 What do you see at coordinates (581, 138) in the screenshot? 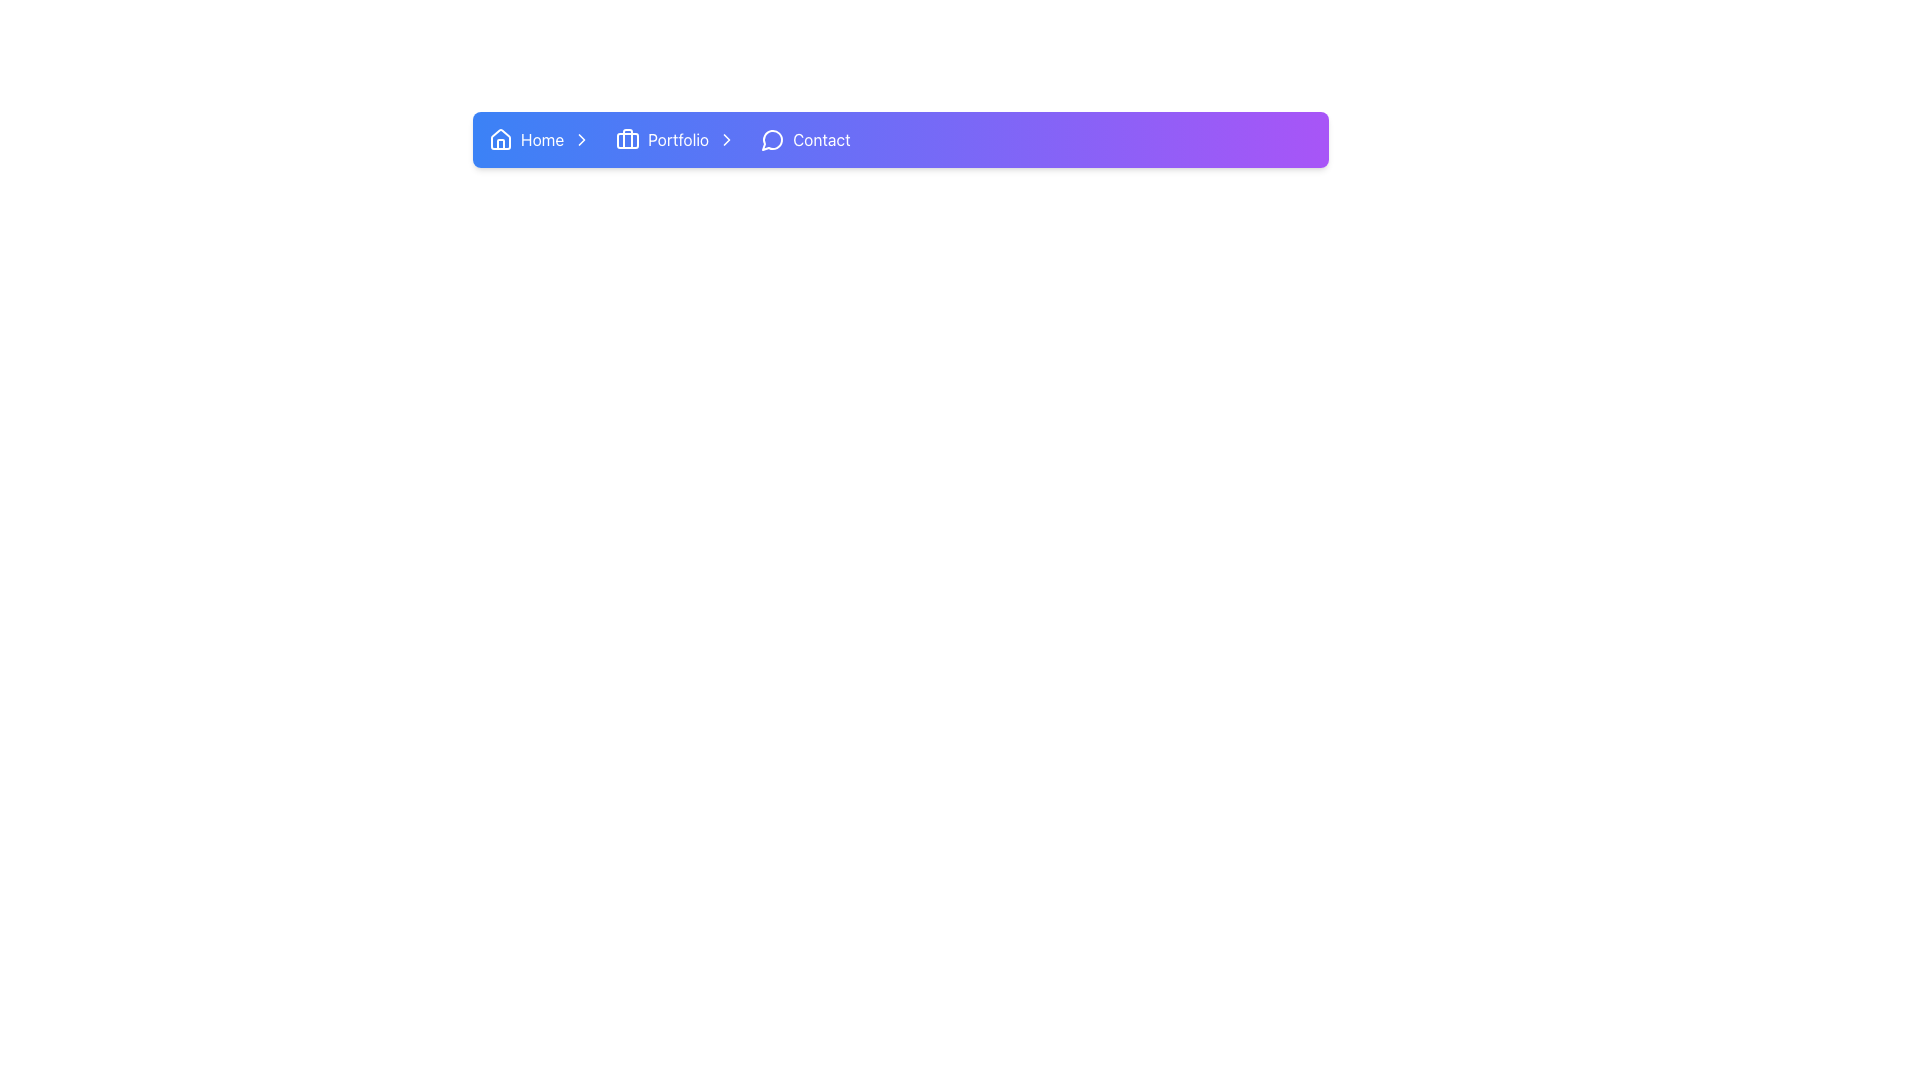
I see `the right-facing chevron icon located in the navigation bar, positioned immediately after the 'Home' text link` at bounding box center [581, 138].